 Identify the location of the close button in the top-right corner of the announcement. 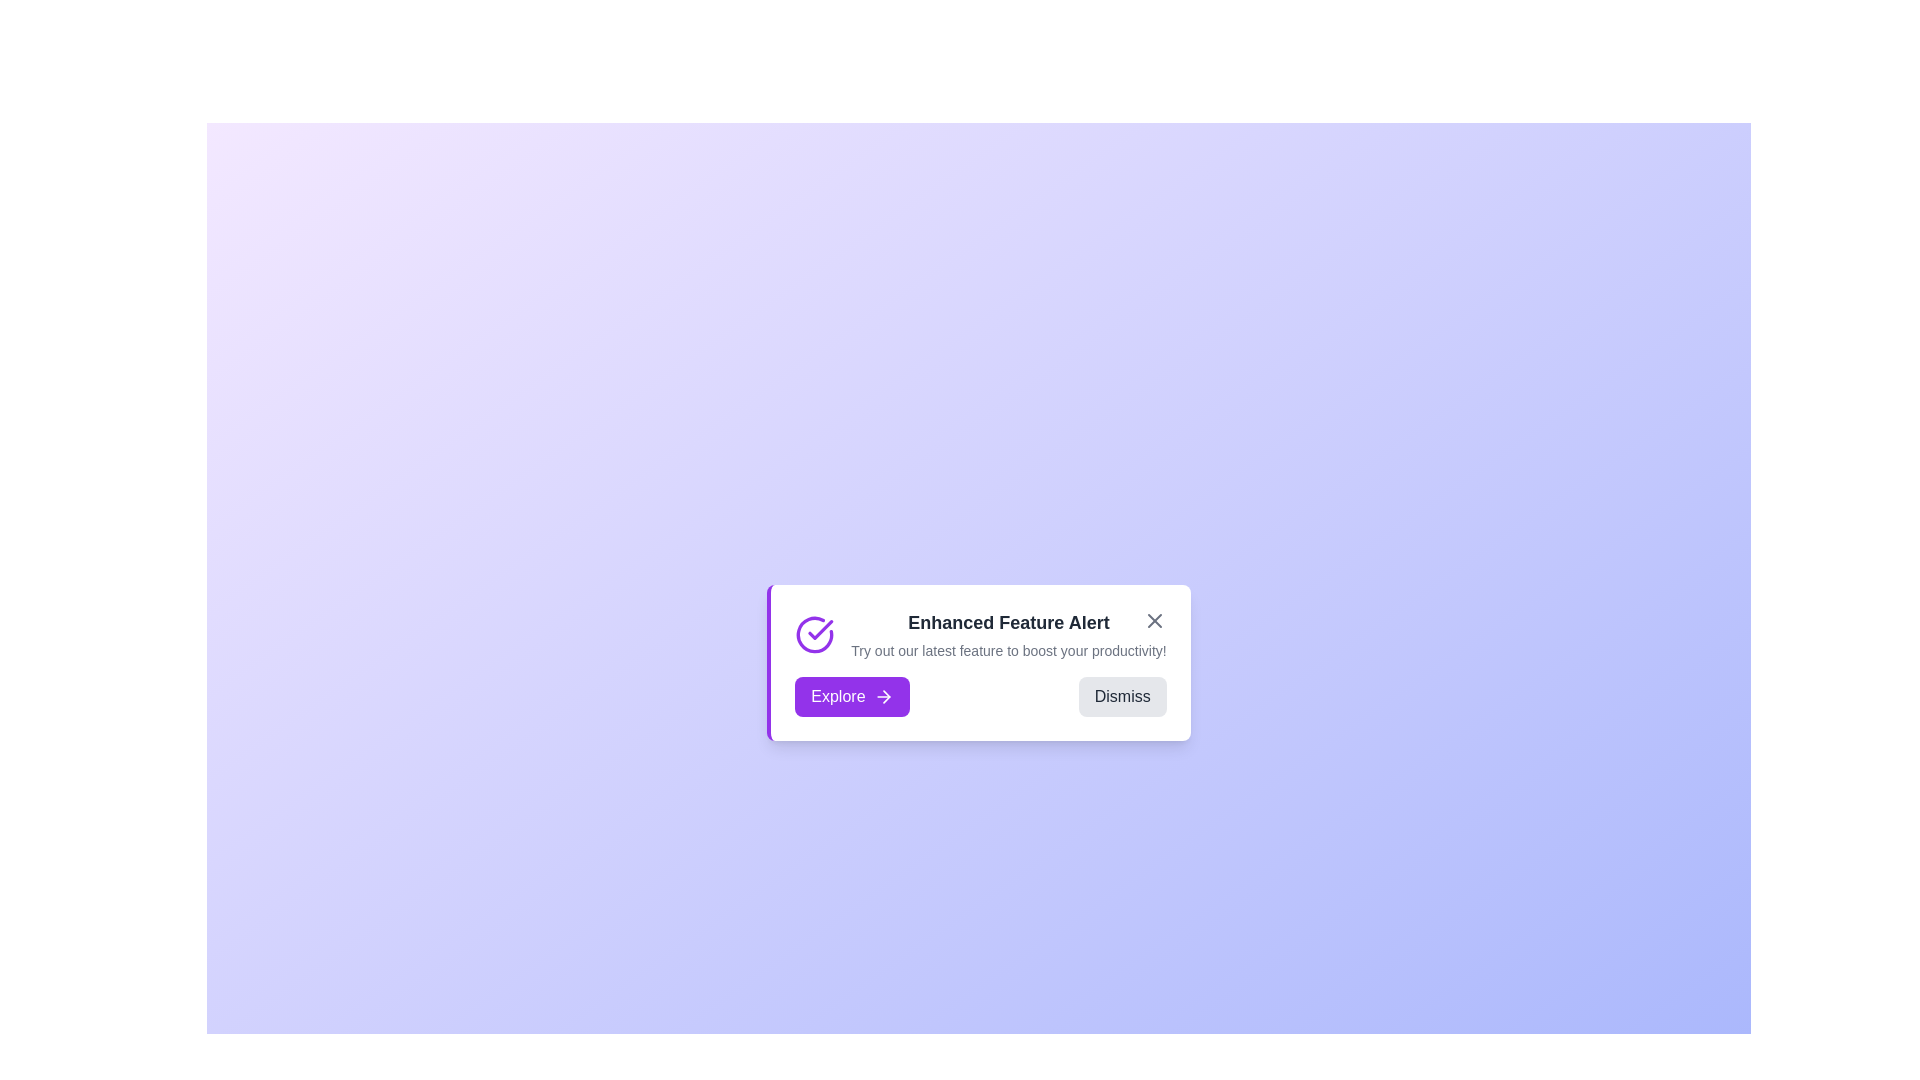
(1154, 620).